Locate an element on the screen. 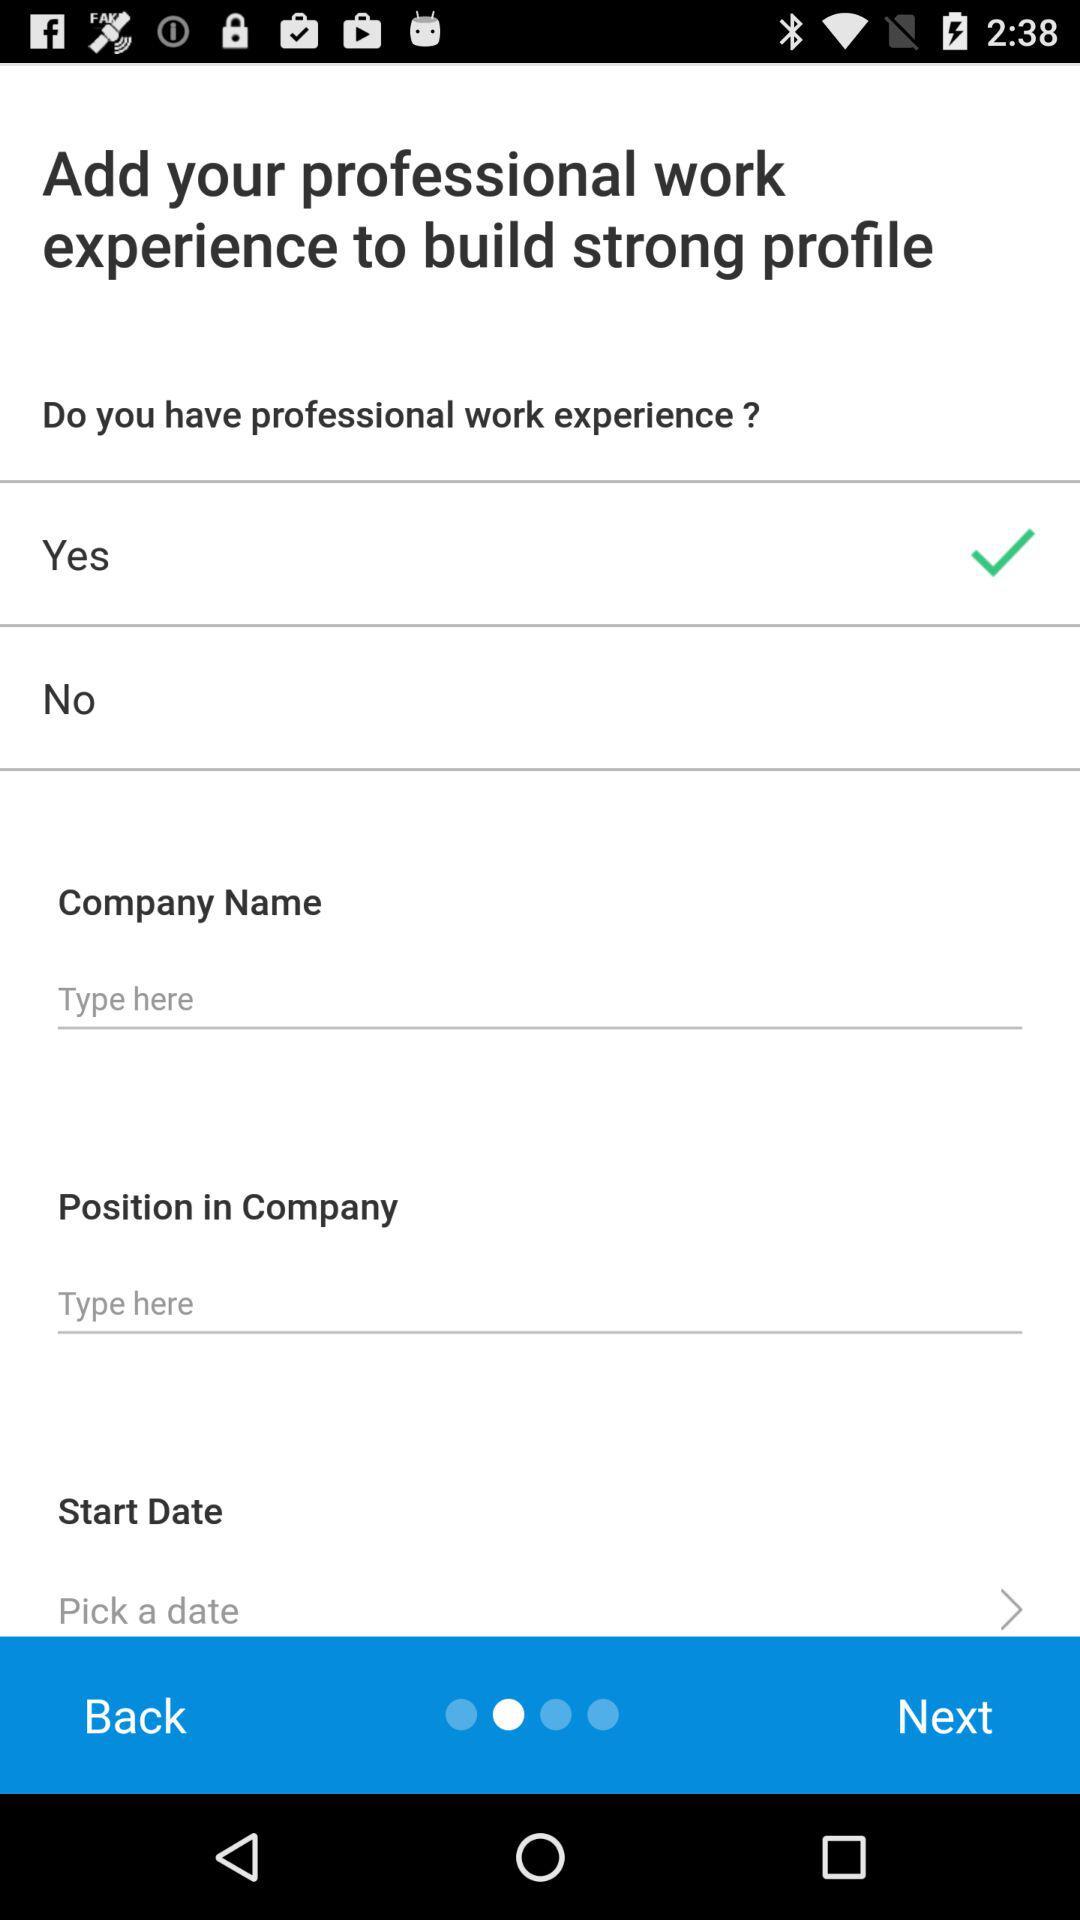 This screenshot has width=1080, height=1920. start date is located at coordinates (540, 1601).